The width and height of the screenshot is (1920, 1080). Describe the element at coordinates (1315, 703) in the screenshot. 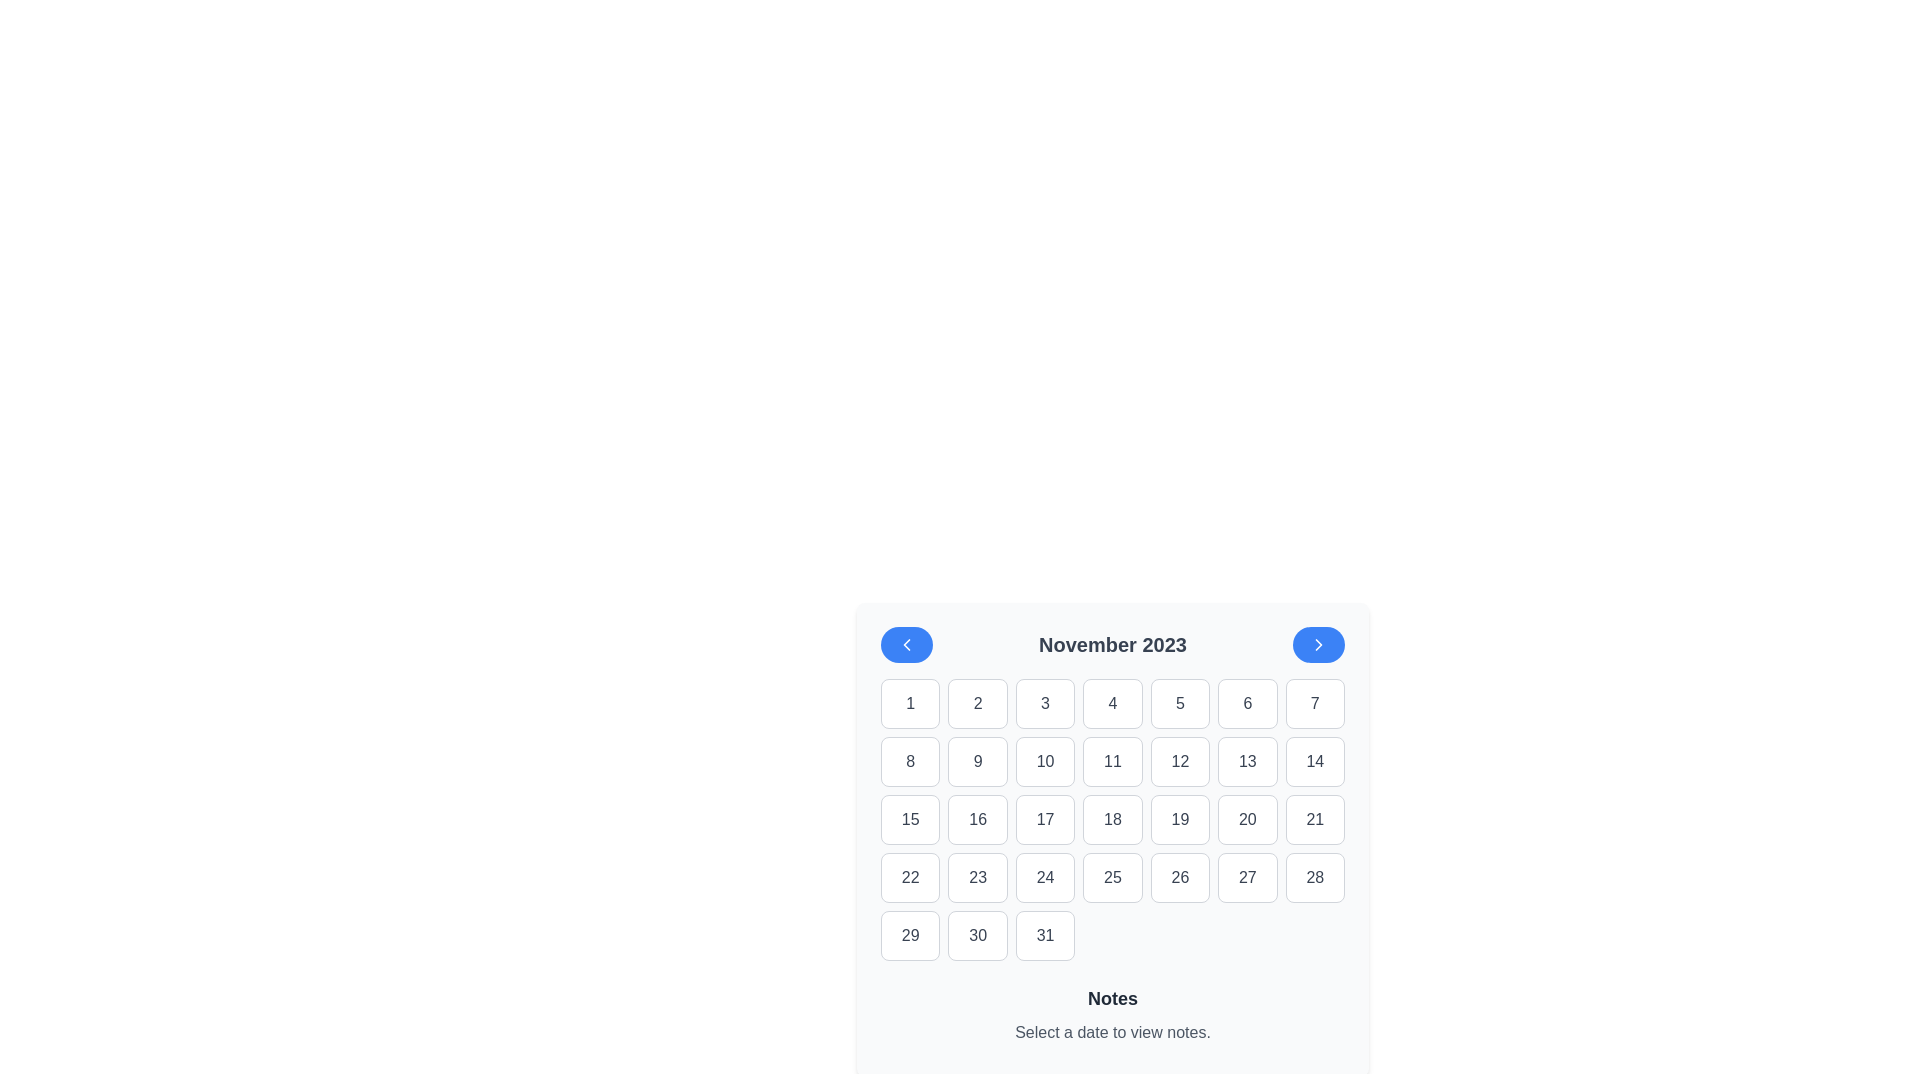

I see `the button representing the 7th day of the month in the calendar interface` at that location.